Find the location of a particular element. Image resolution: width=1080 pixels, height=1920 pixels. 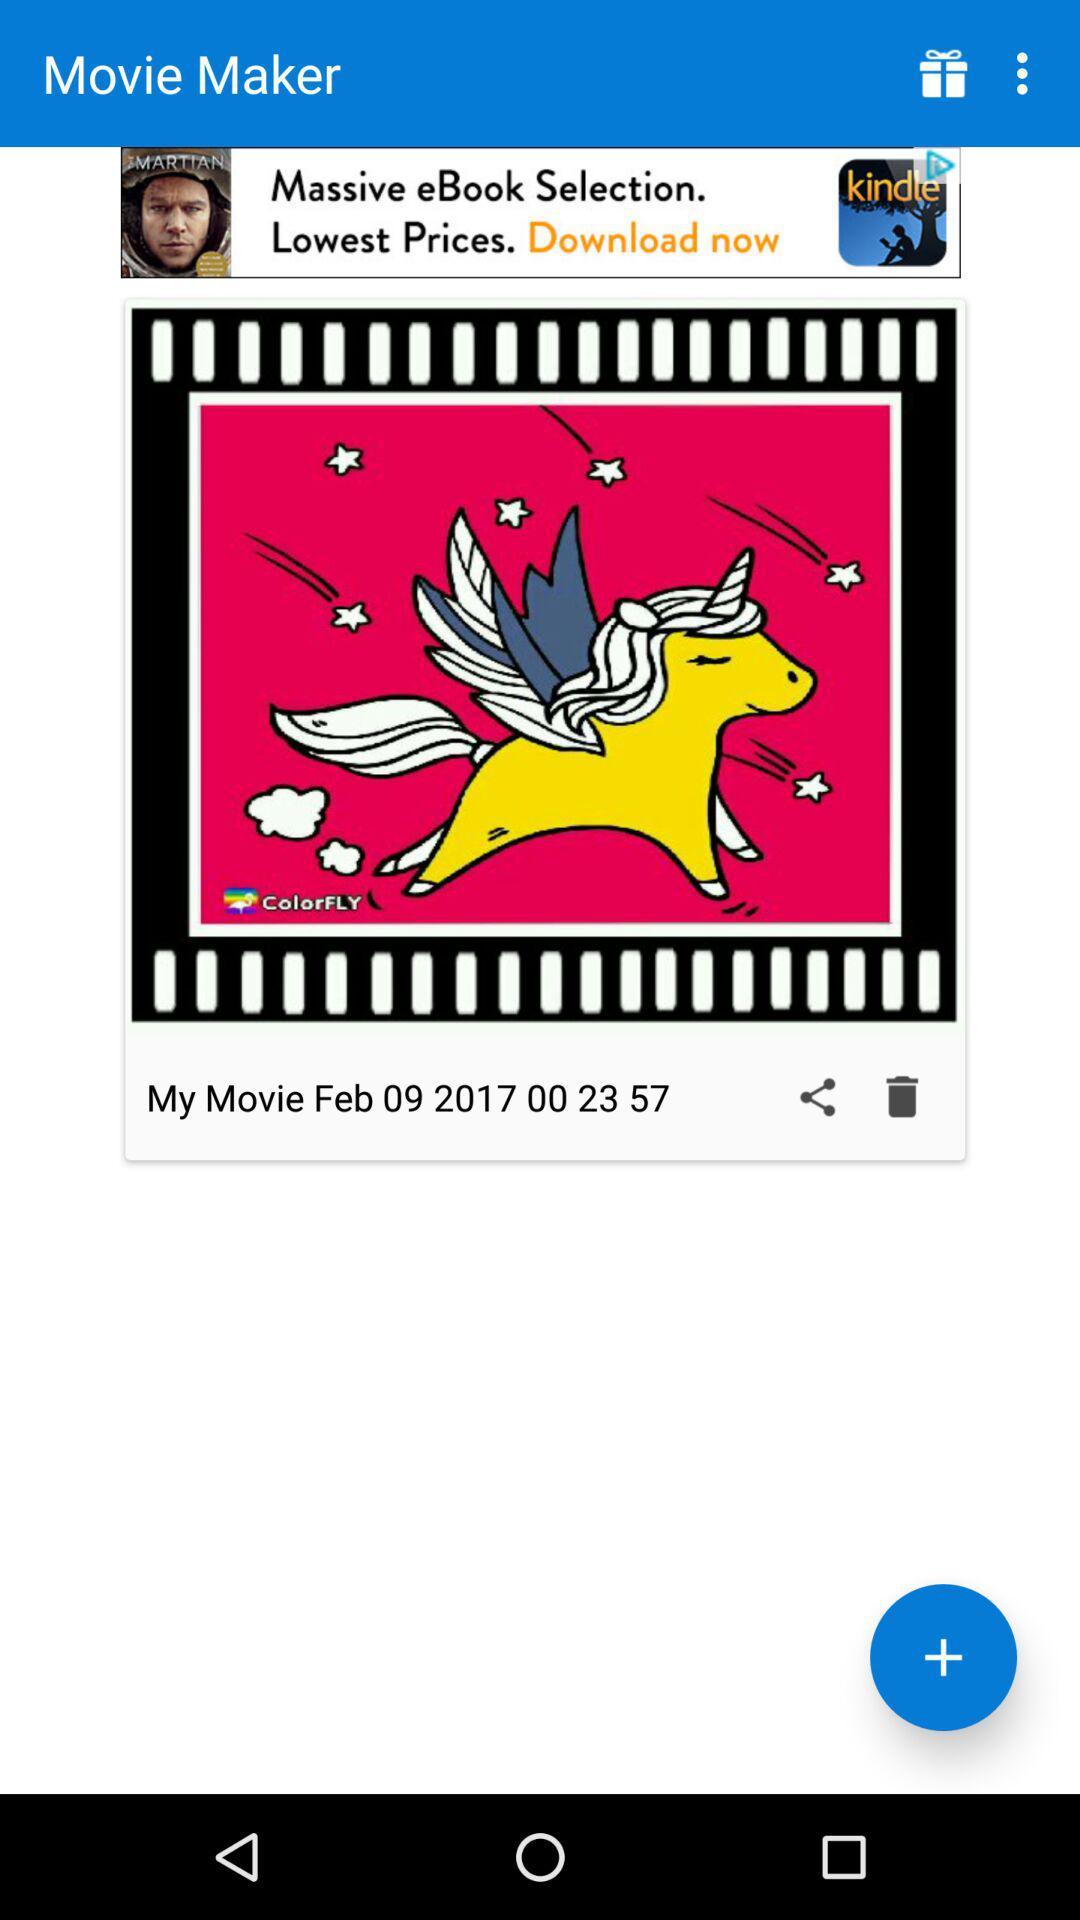

the add icon is located at coordinates (943, 1657).